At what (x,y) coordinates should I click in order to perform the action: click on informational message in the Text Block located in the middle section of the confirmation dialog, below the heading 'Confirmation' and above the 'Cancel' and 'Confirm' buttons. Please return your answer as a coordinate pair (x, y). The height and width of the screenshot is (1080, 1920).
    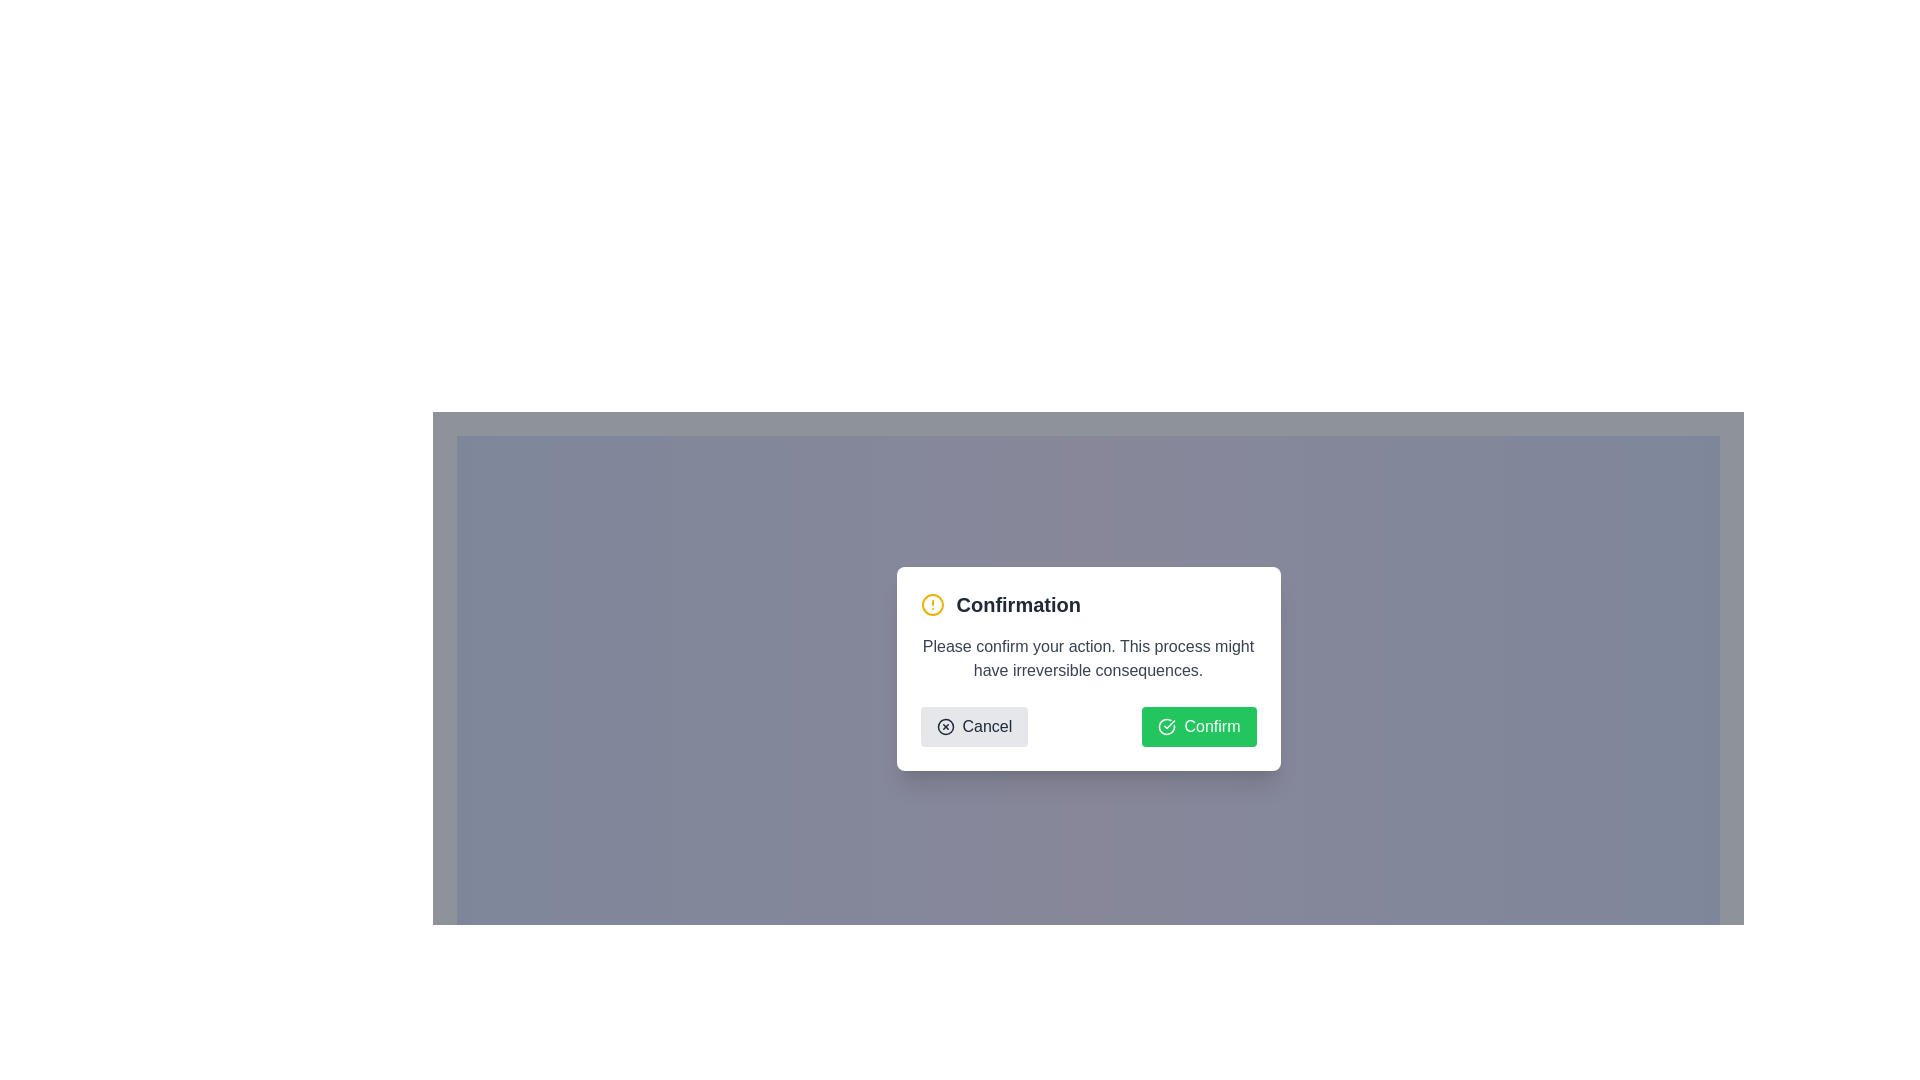
    Looking at the image, I should click on (1087, 658).